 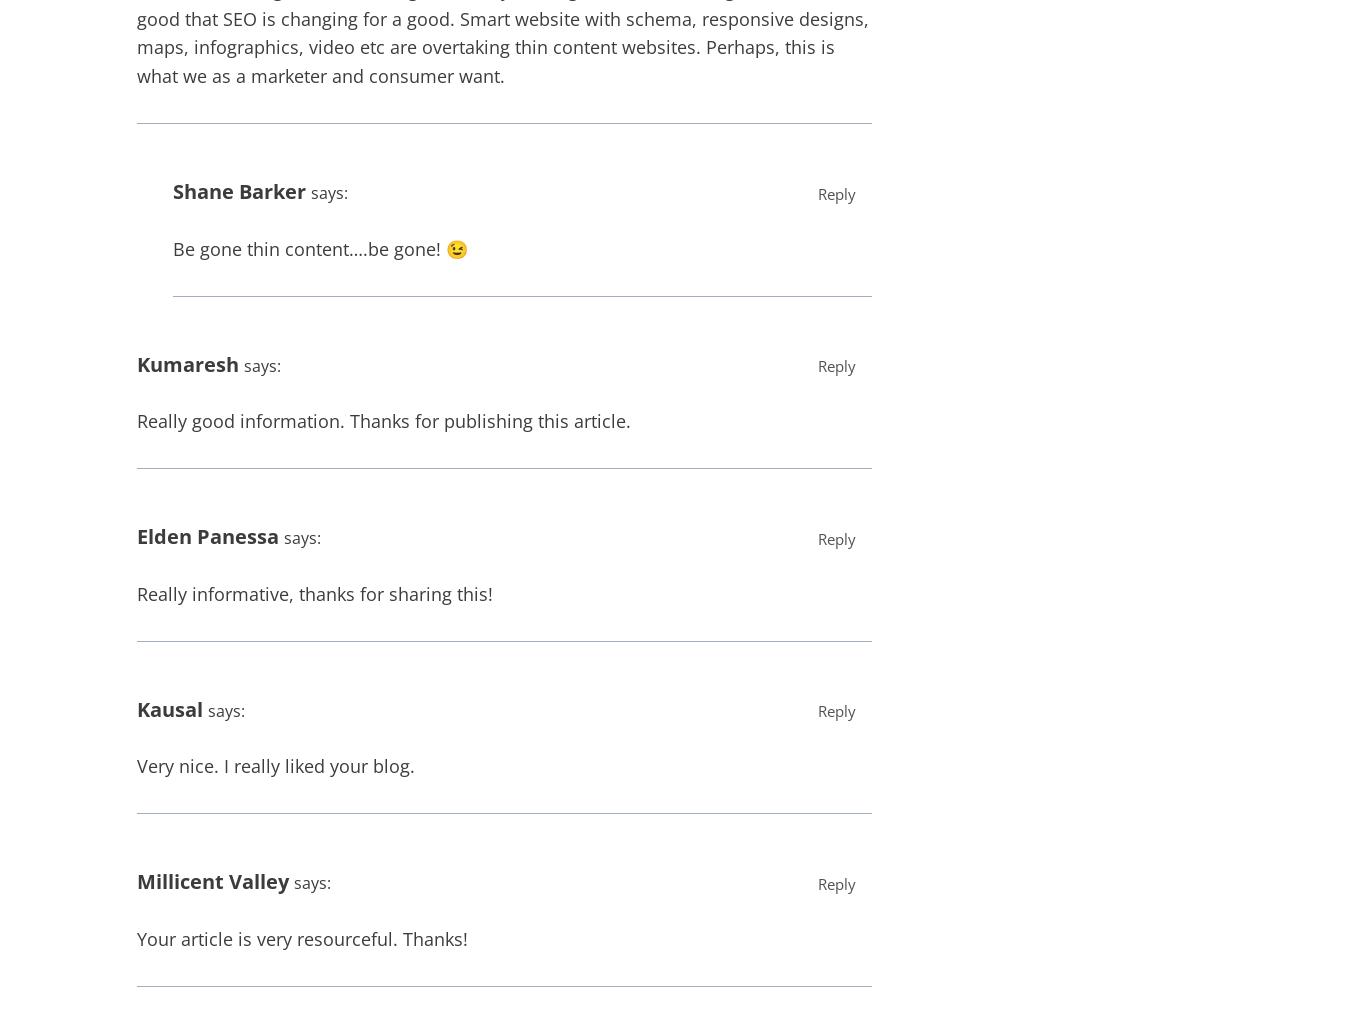 What do you see at coordinates (136, 363) in the screenshot?
I see `'Kumaresh'` at bounding box center [136, 363].